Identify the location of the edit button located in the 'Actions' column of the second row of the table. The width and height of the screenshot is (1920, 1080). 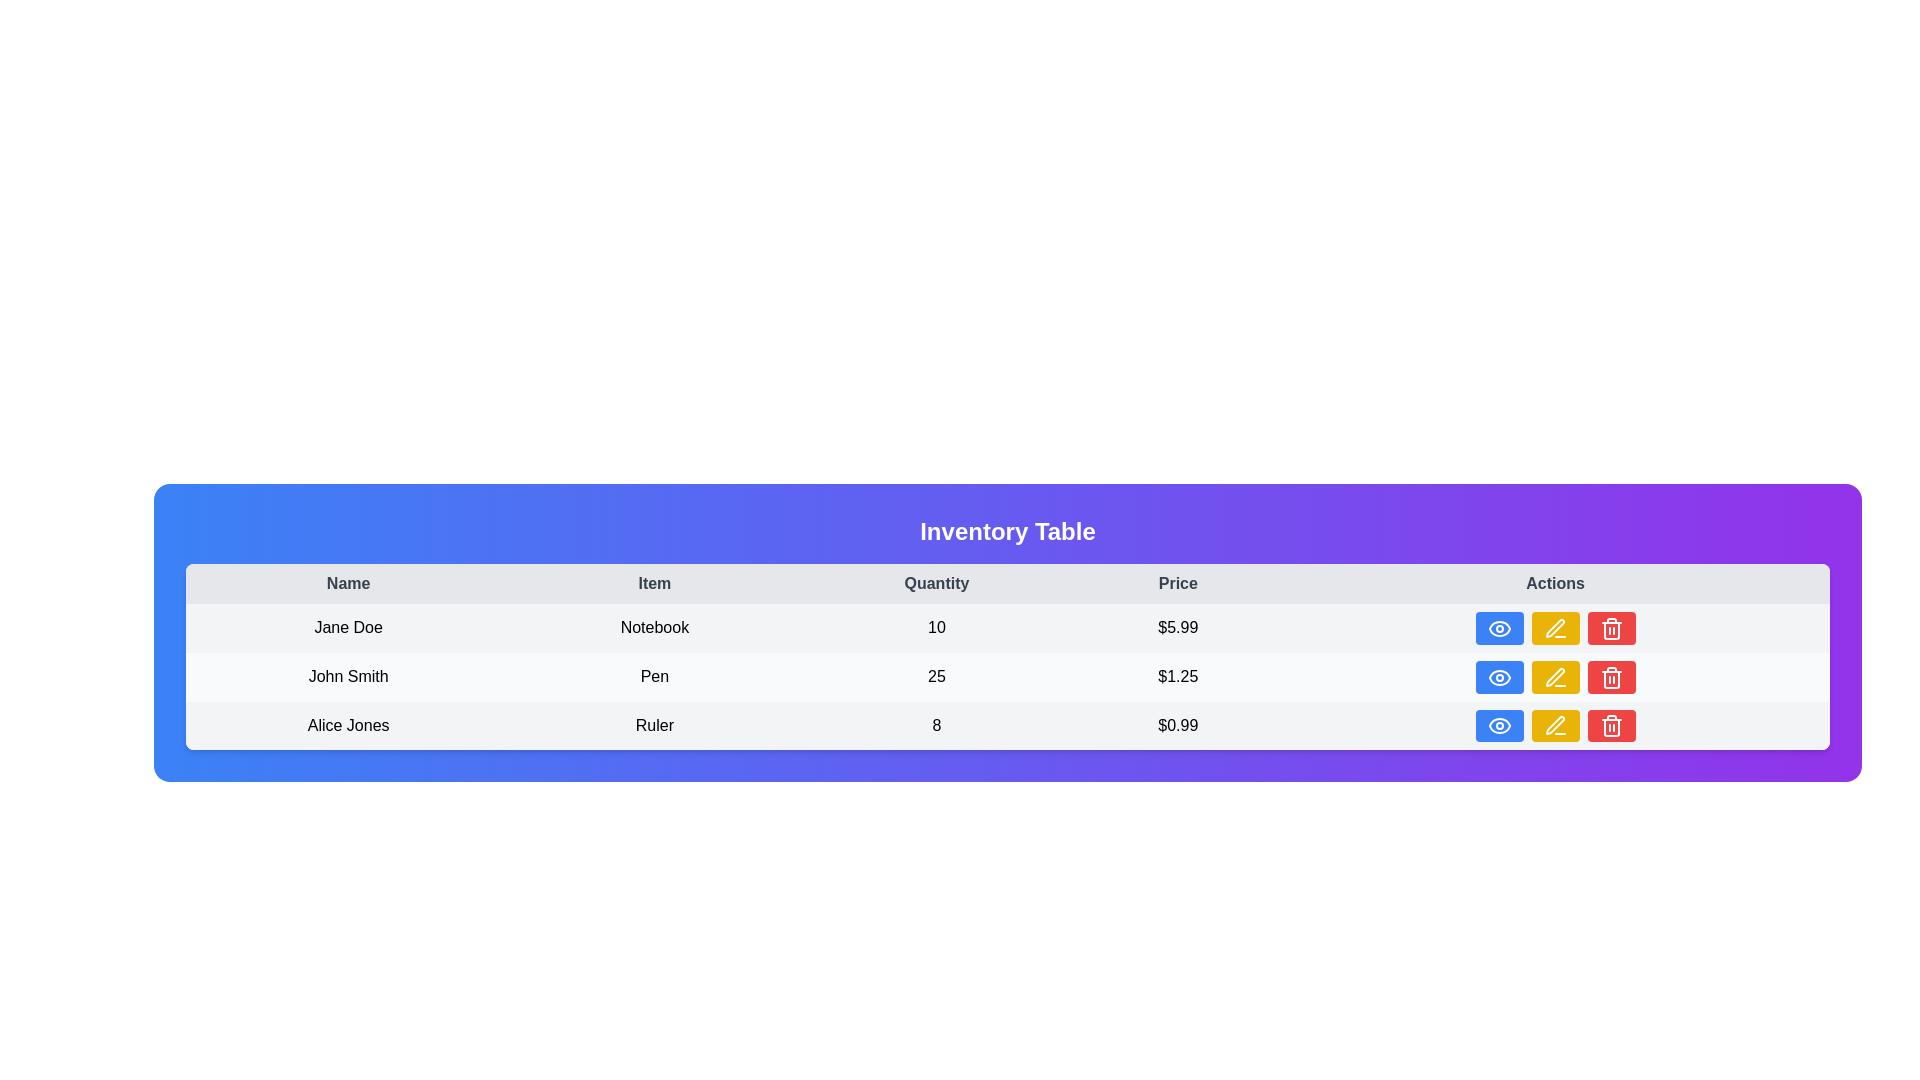
(1554, 676).